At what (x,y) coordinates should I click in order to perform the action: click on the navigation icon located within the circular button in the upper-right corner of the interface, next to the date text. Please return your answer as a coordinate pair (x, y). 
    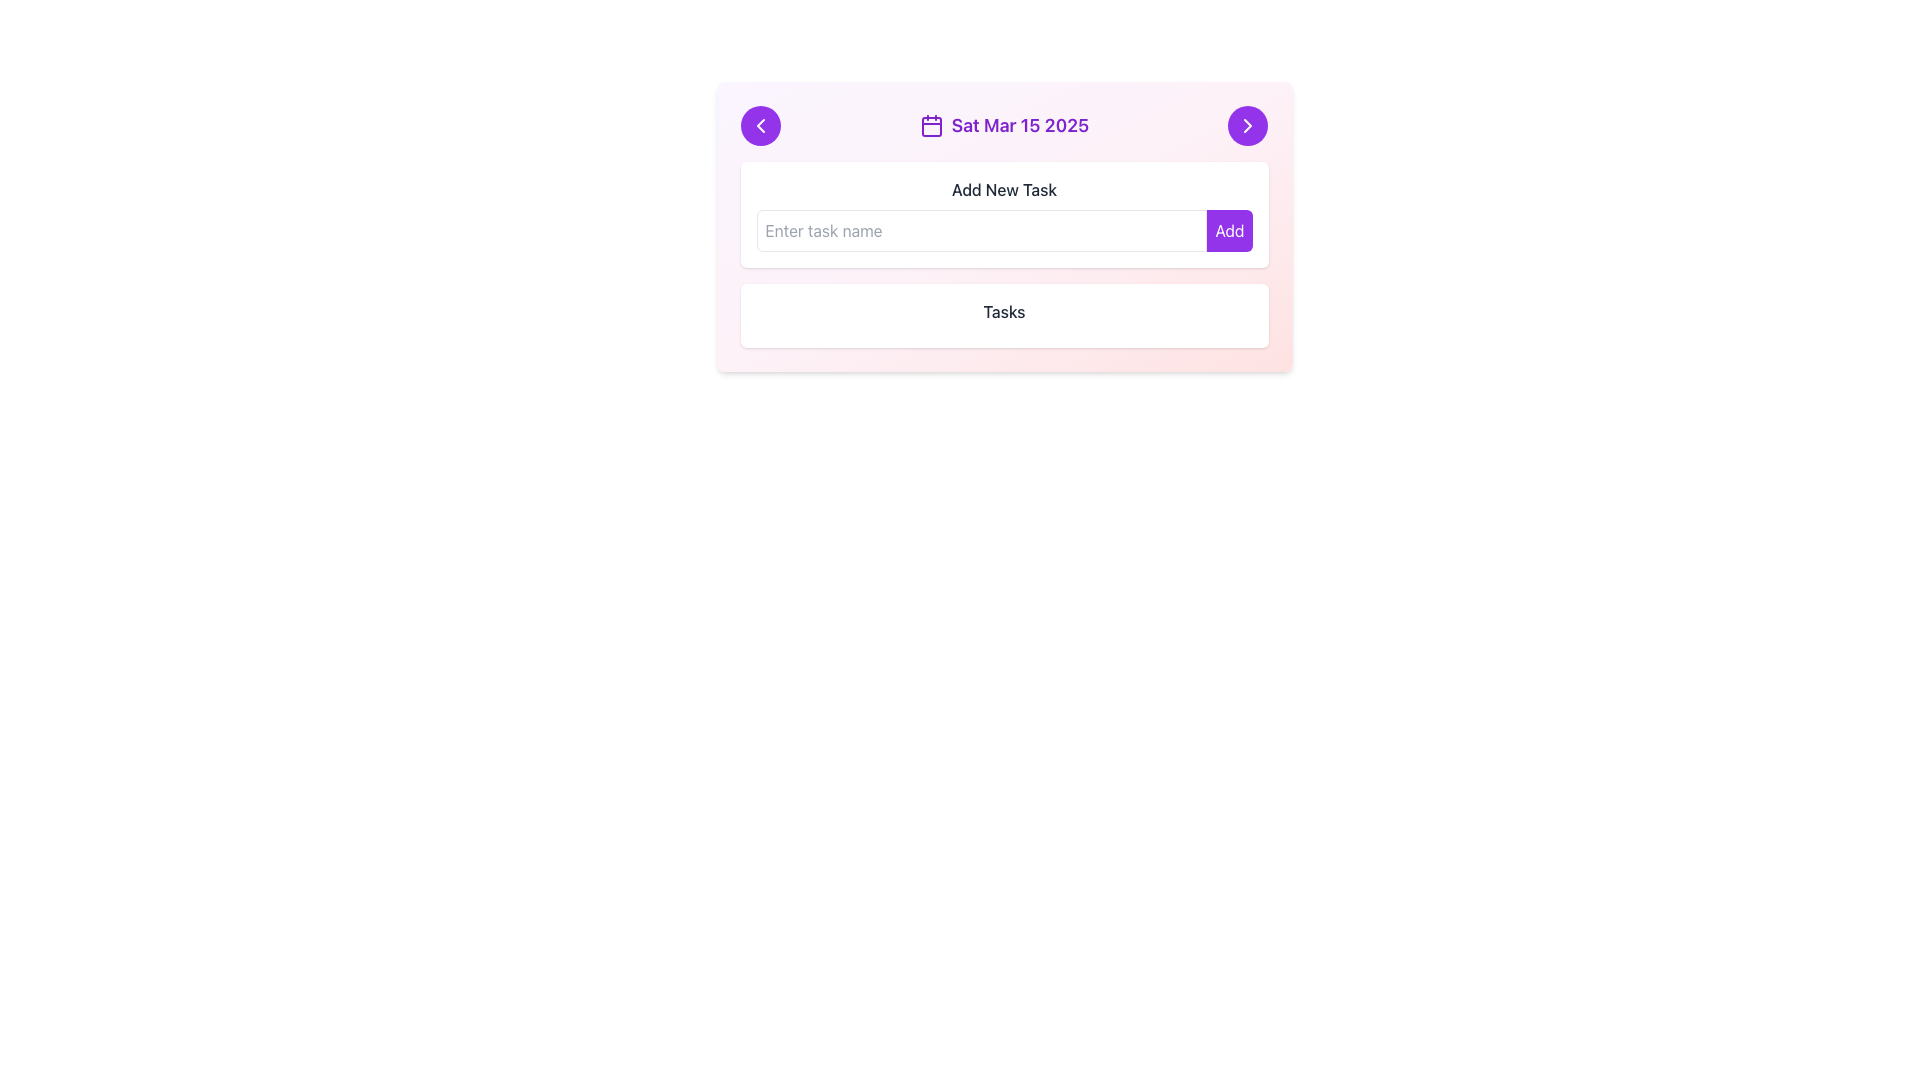
    Looking at the image, I should click on (1247, 126).